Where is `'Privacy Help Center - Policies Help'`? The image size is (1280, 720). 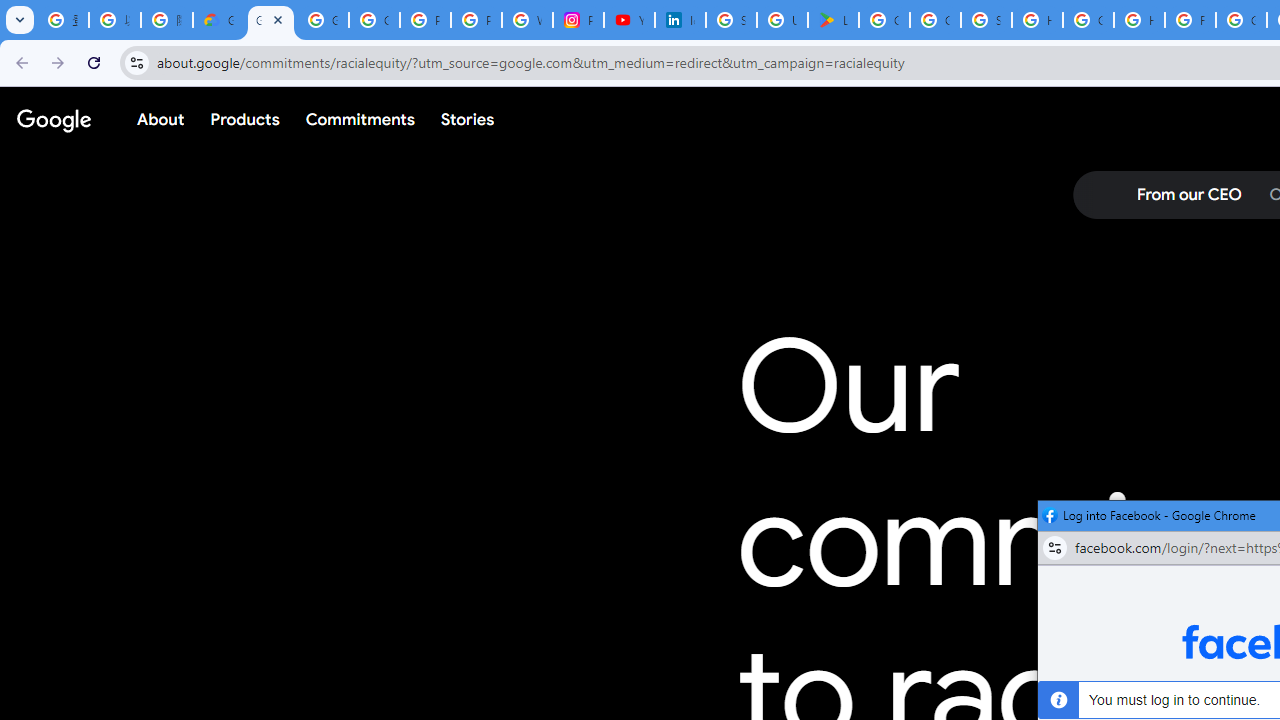
'Privacy Help Center - Policies Help' is located at coordinates (475, 20).